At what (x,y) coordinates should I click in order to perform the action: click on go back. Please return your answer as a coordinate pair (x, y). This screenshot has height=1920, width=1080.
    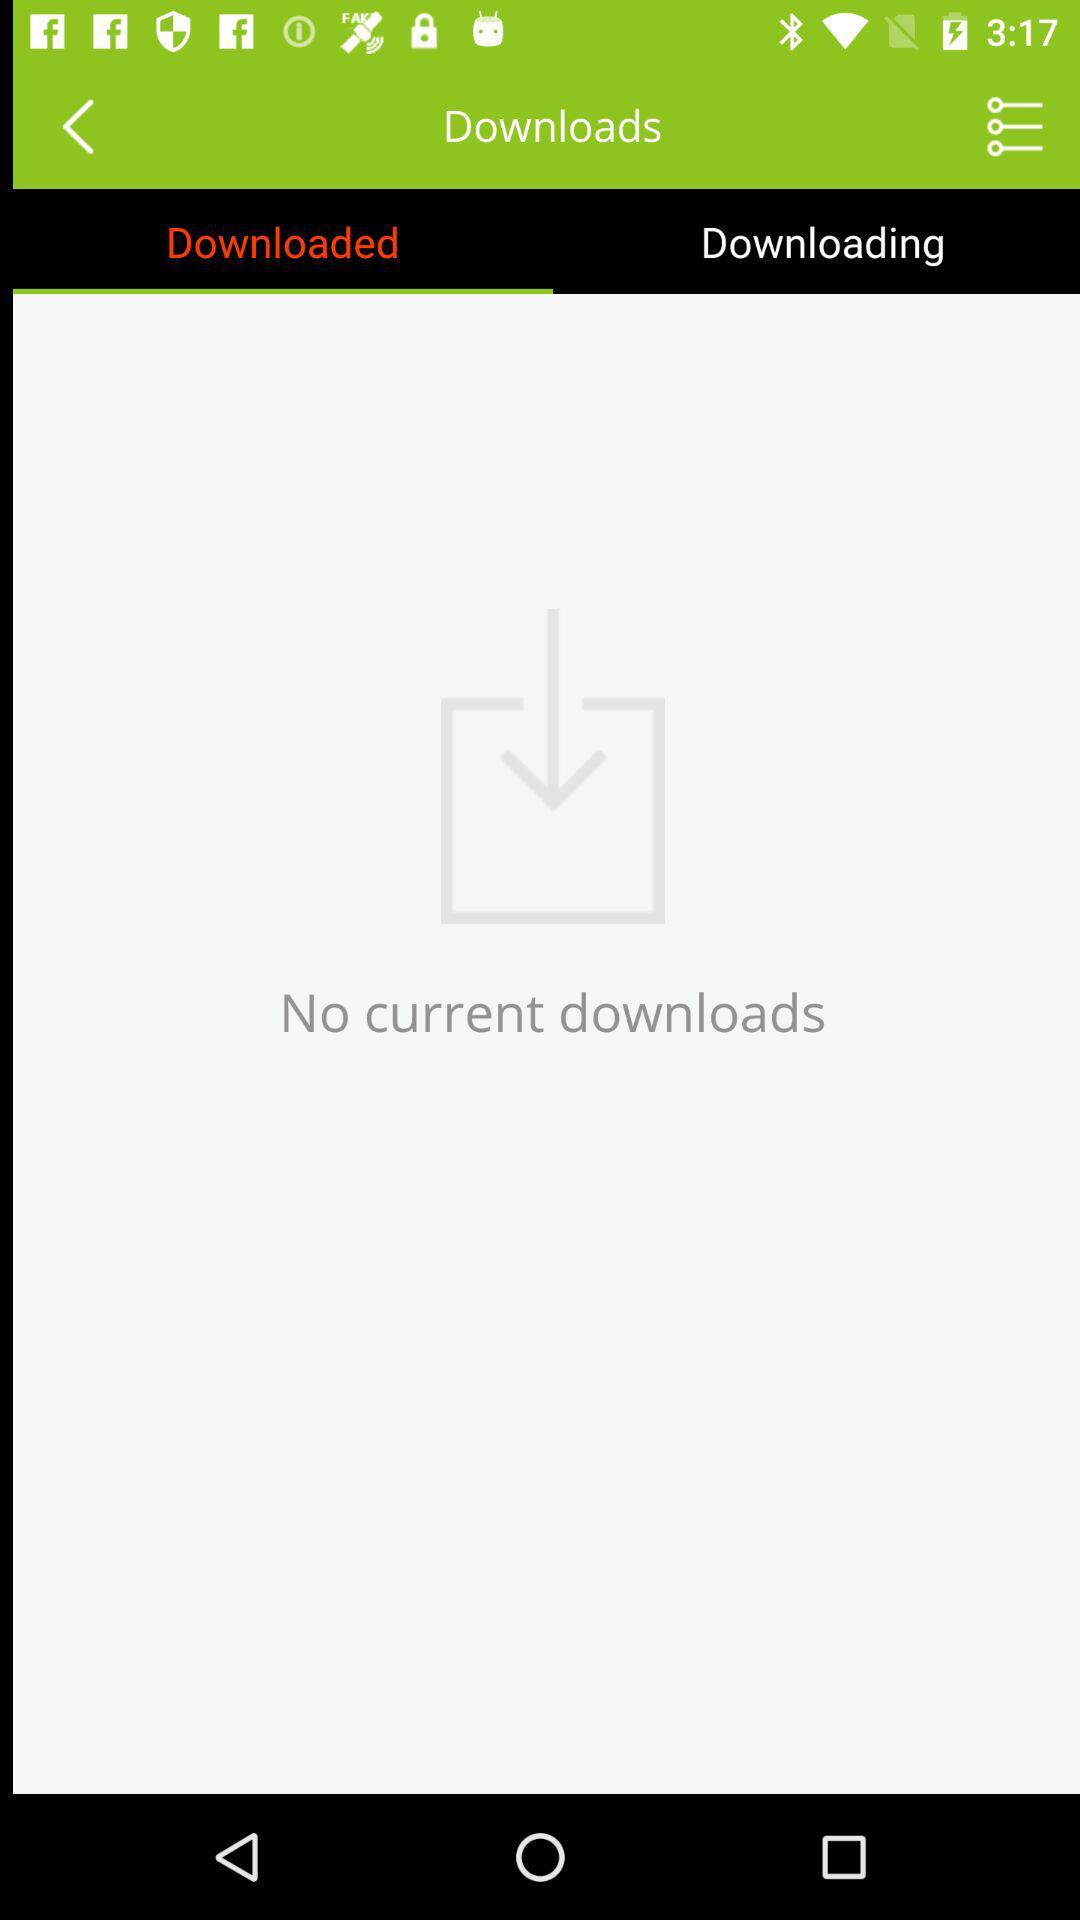
    Looking at the image, I should click on (63, 124).